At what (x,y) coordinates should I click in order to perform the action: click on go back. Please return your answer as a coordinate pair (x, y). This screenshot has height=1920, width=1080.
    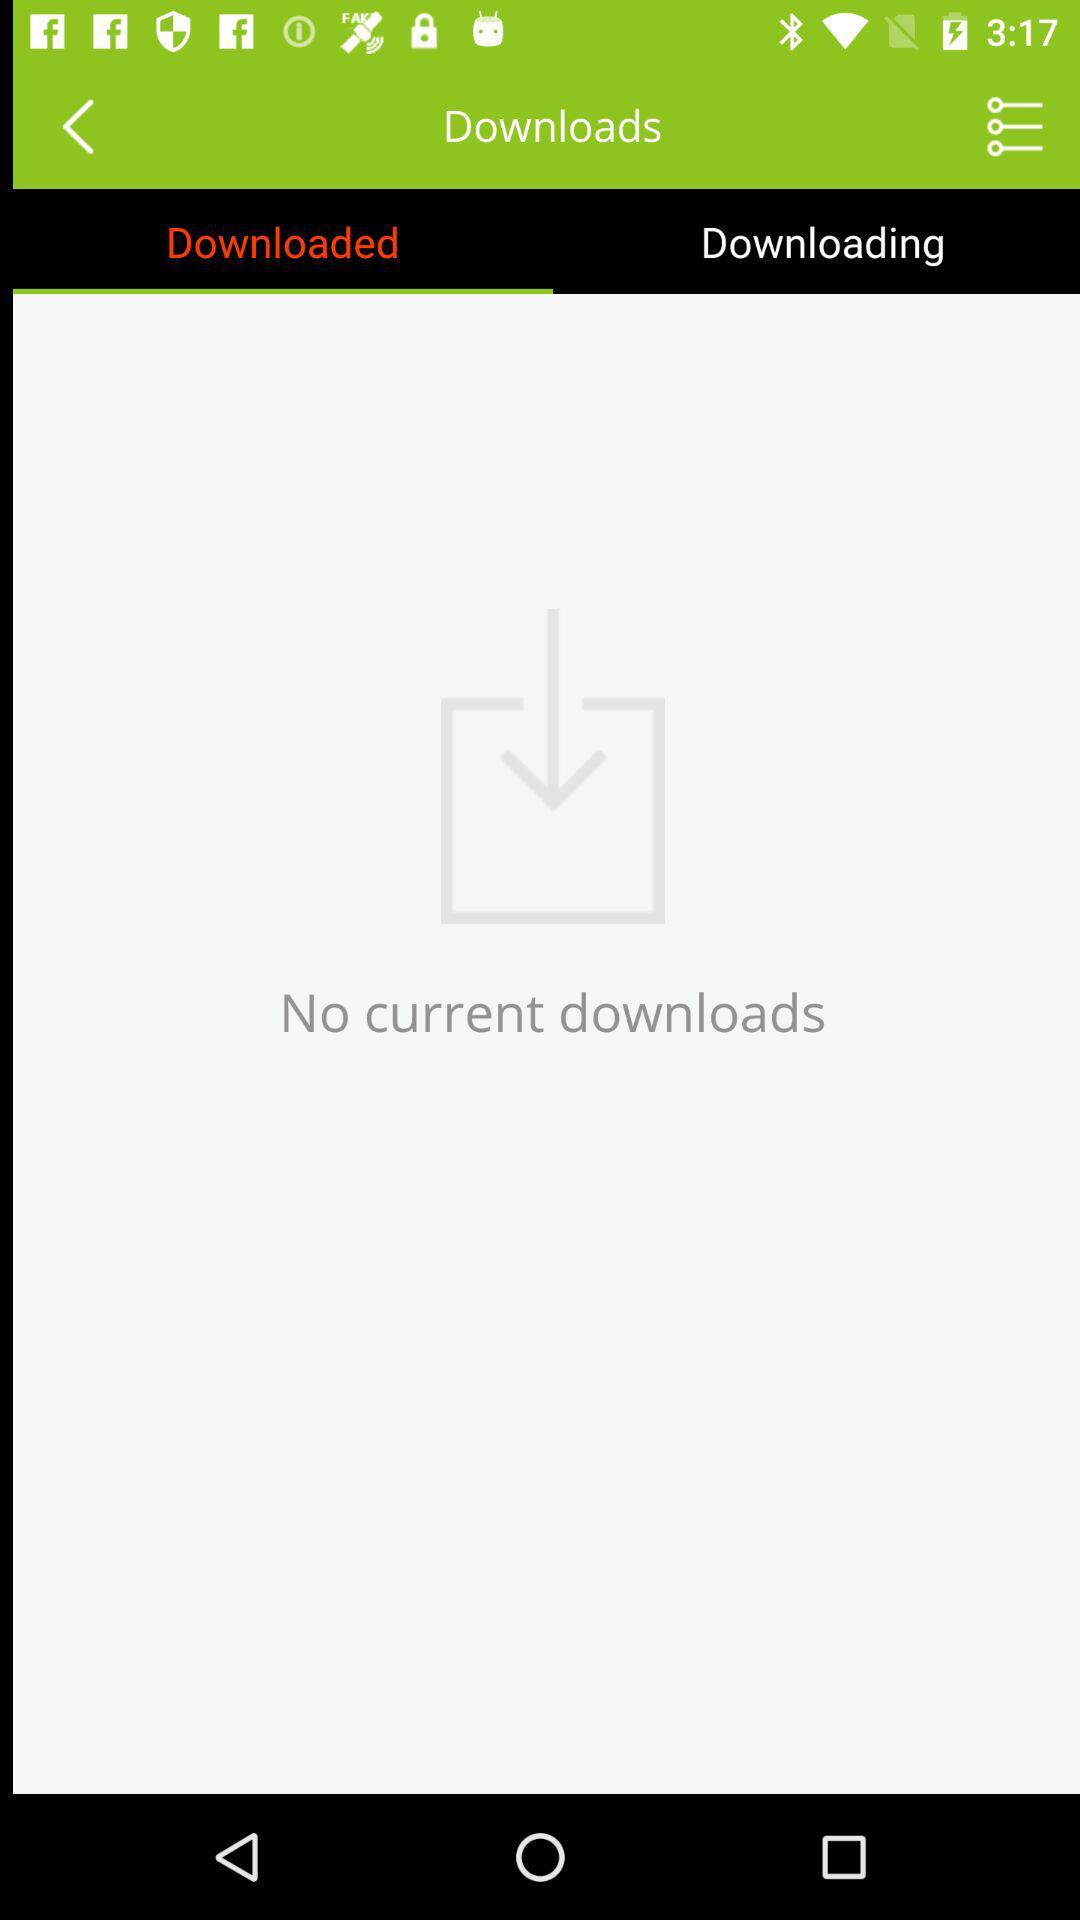
    Looking at the image, I should click on (63, 124).